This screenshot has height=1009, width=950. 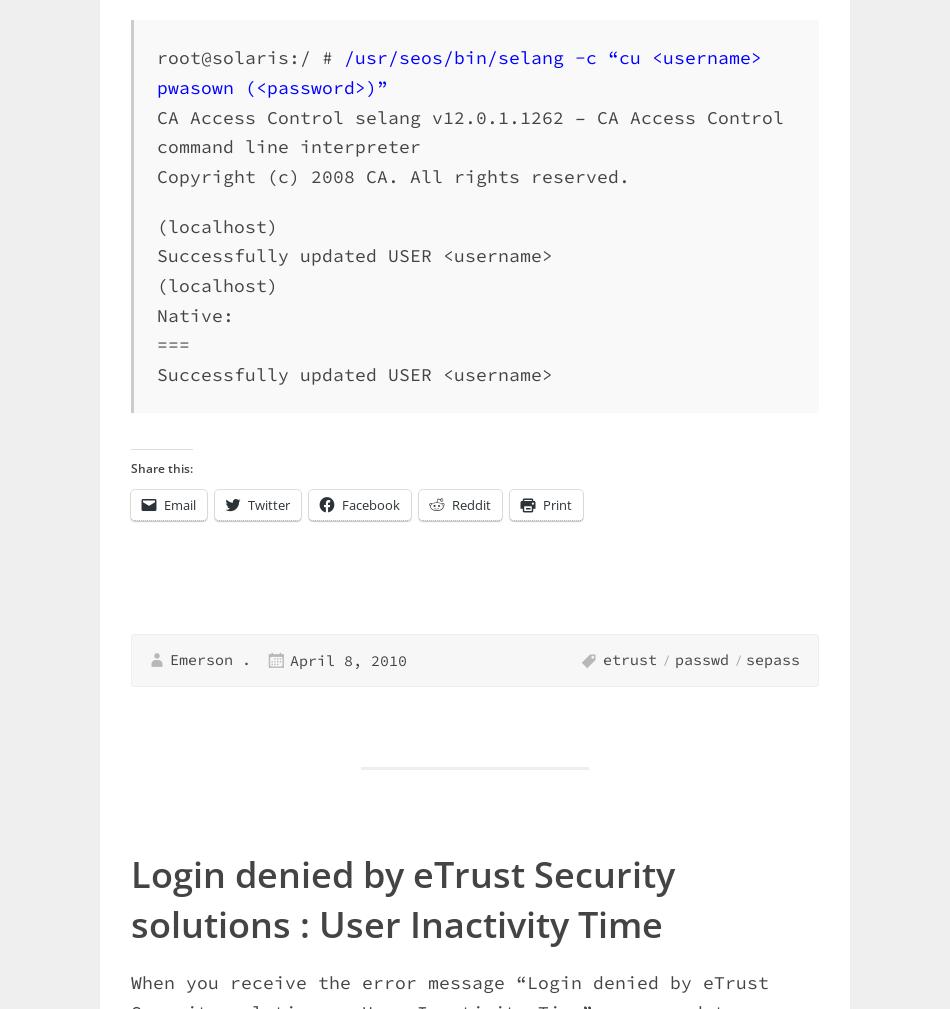 I want to click on 'etrust', so click(x=602, y=659).